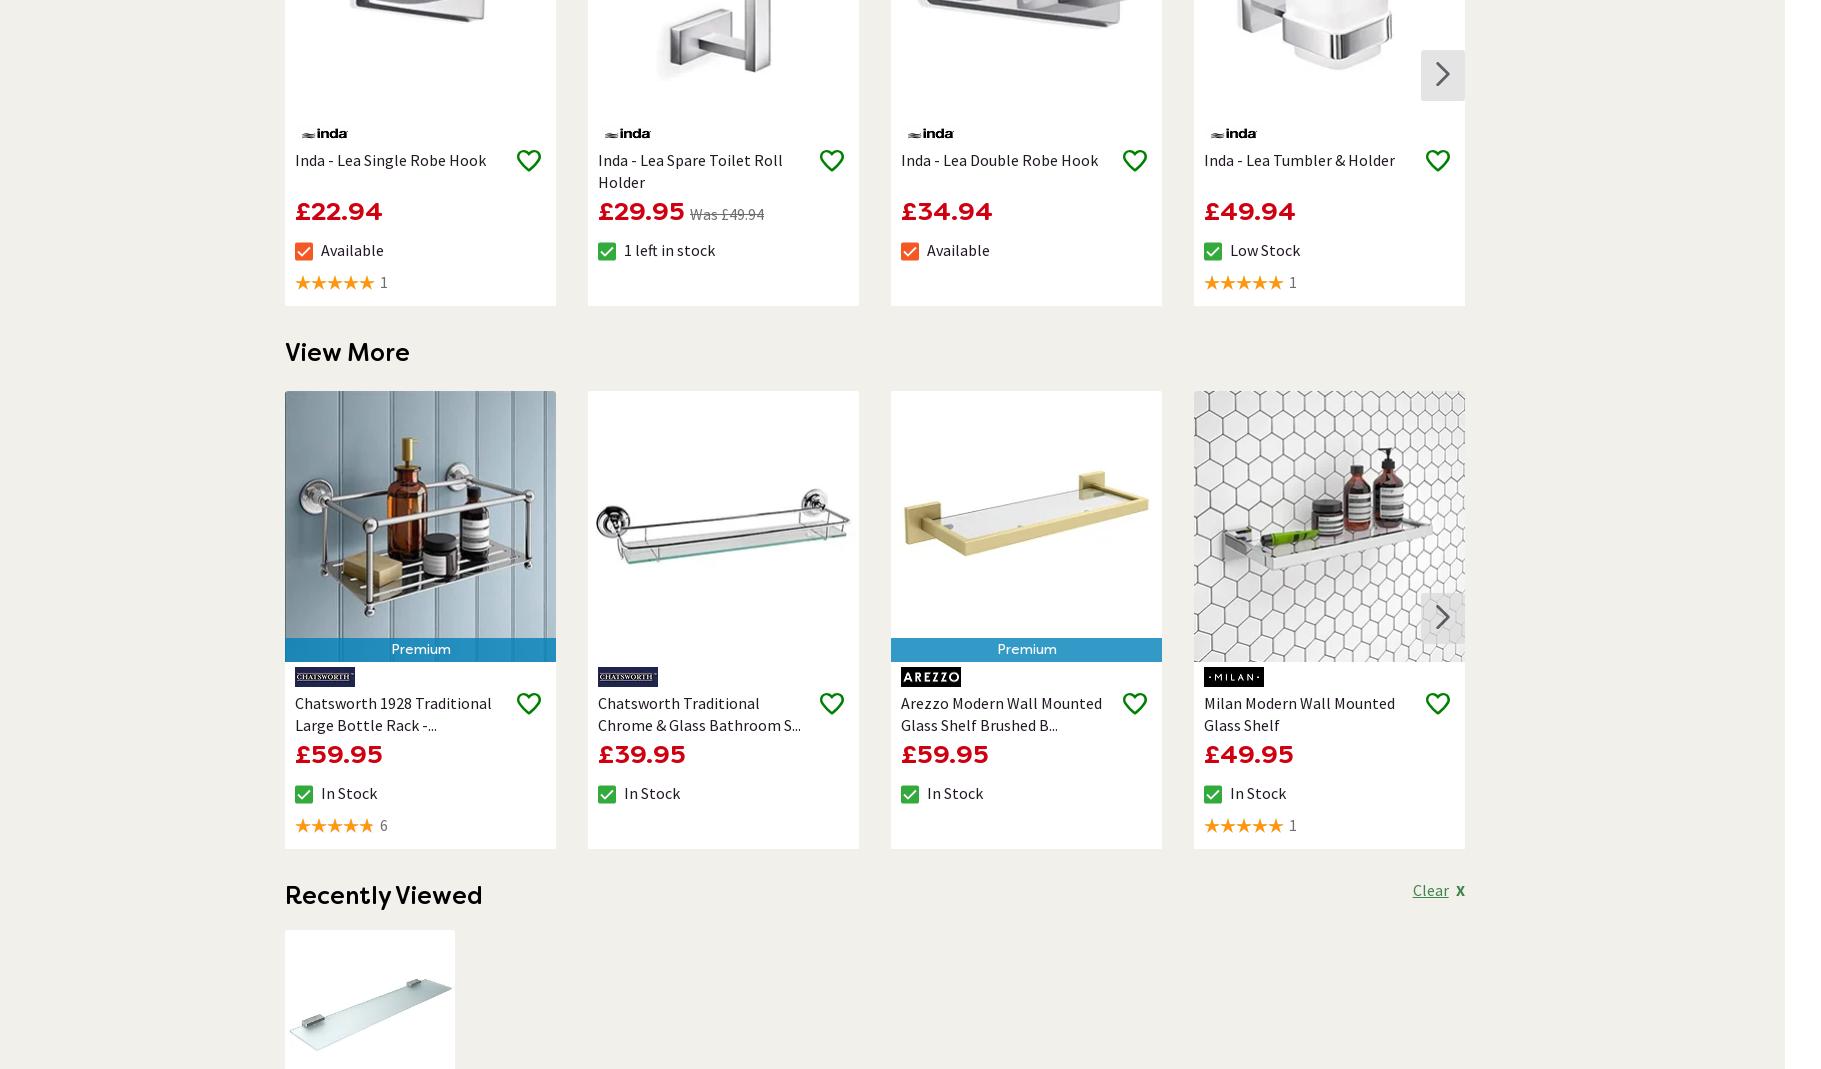  What do you see at coordinates (381, 893) in the screenshot?
I see `'Recently Viewed'` at bounding box center [381, 893].